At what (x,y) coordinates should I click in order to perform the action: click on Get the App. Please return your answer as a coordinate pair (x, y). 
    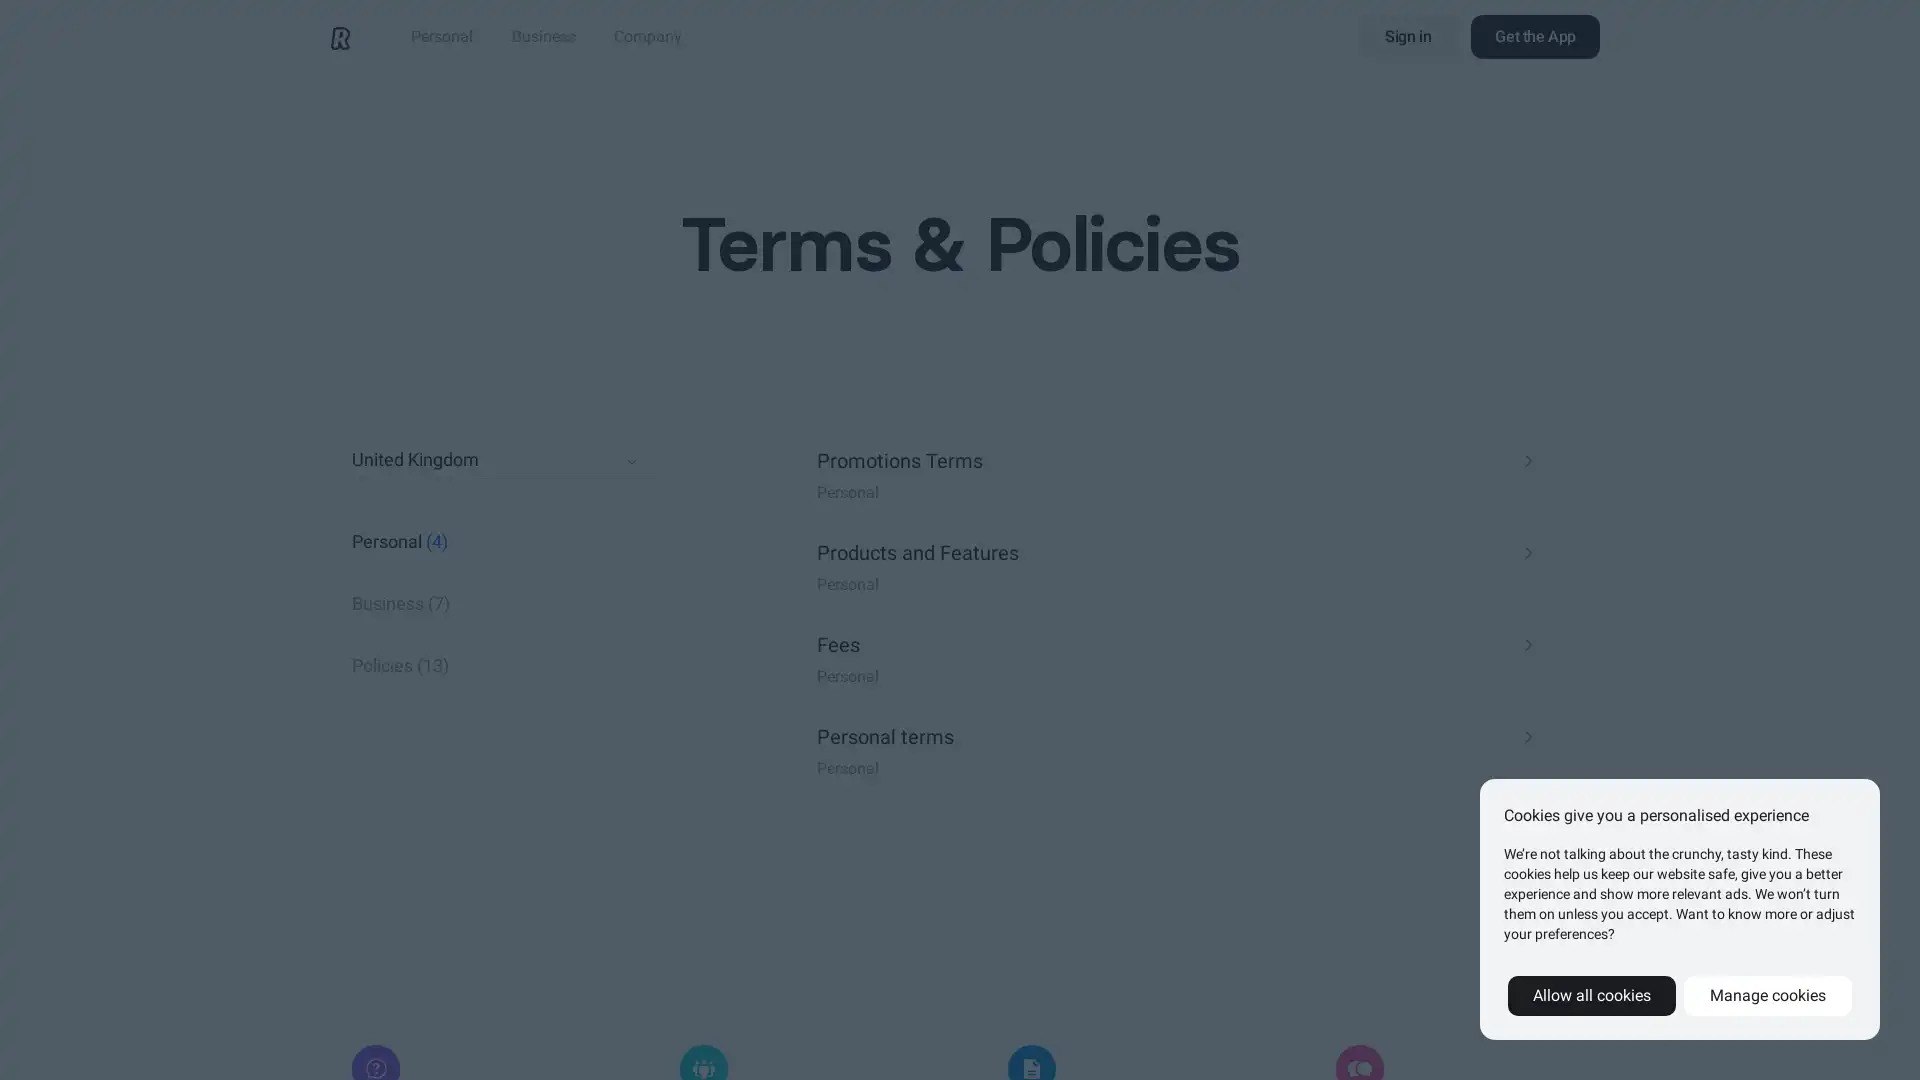
    Looking at the image, I should click on (1534, 35).